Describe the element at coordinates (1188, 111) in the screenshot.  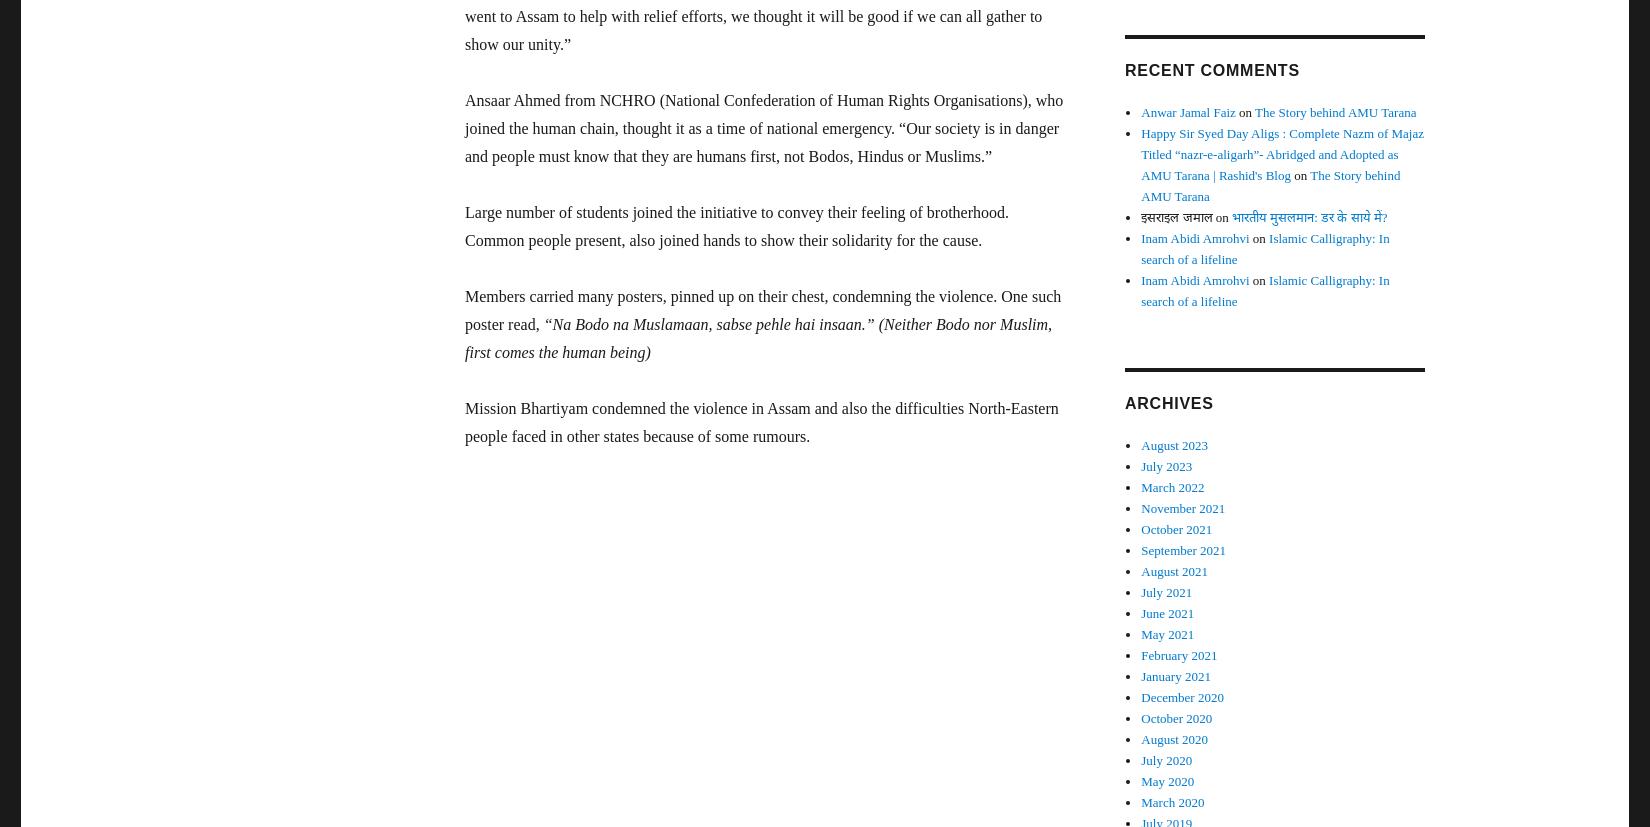
I see `'Anwar Jamal Faiz'` at that location.